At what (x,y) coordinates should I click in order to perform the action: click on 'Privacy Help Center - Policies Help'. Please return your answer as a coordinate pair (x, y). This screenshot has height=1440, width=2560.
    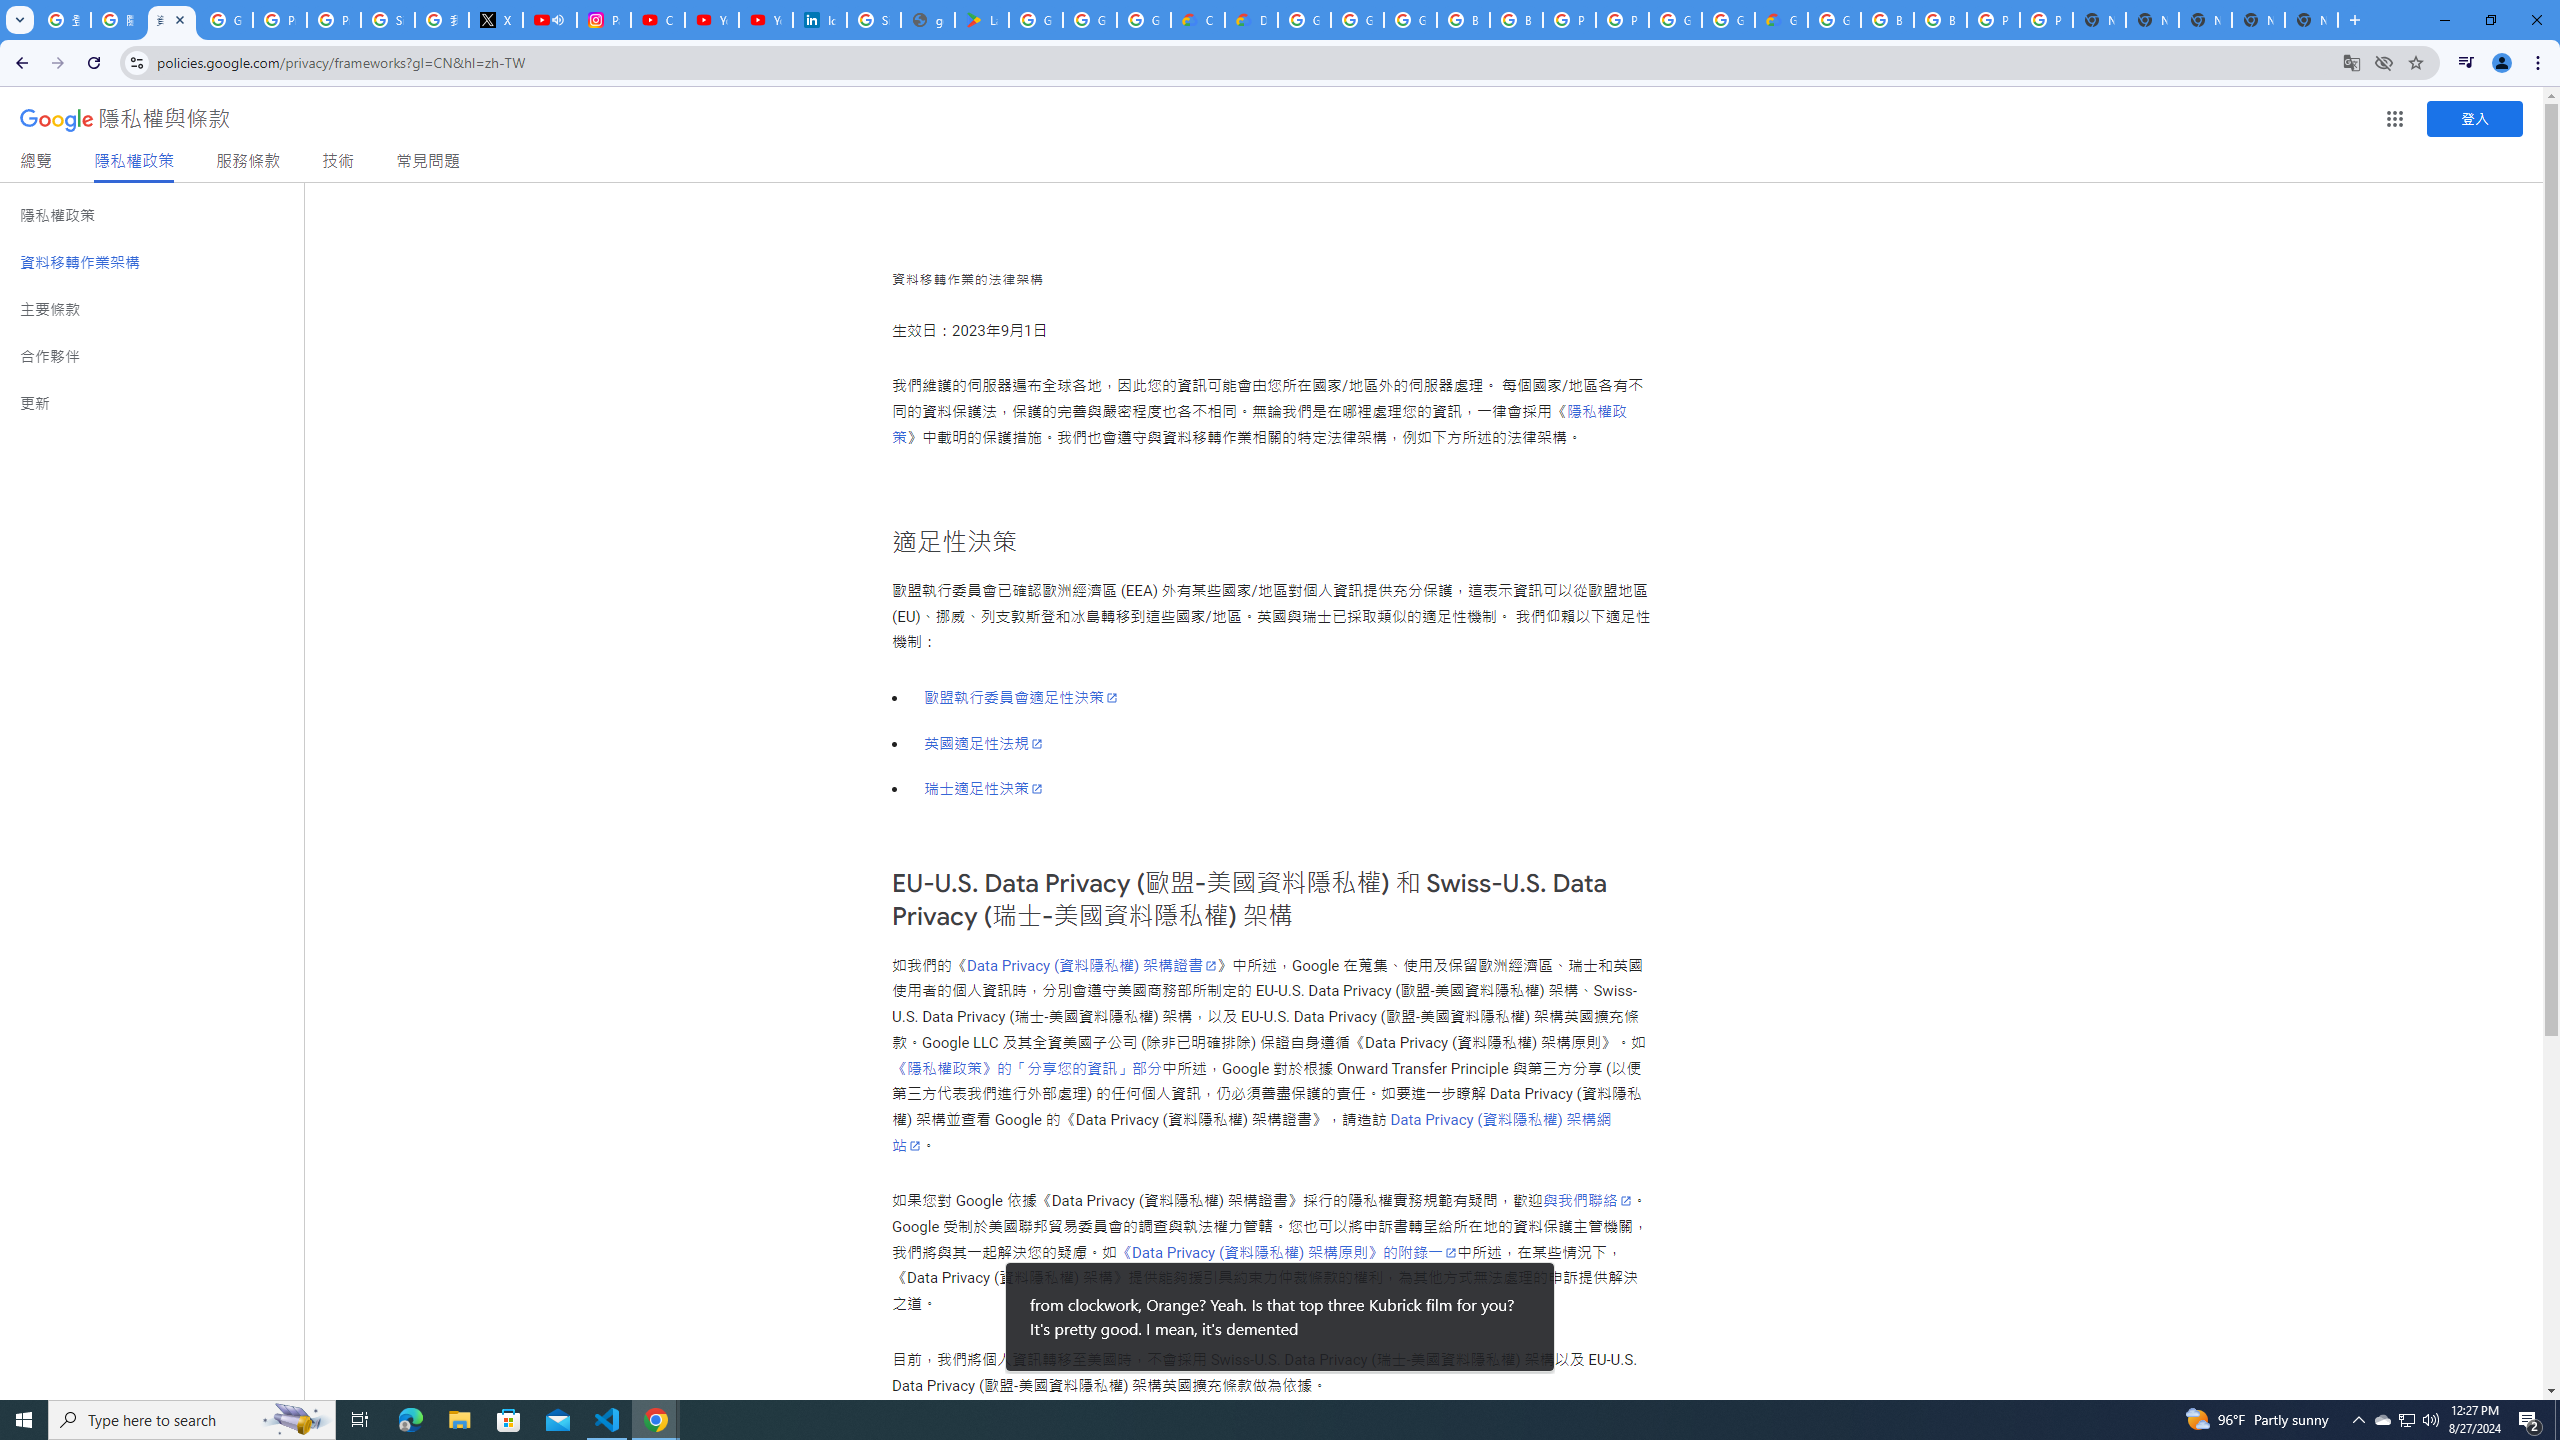
    Looking at the image, I should click on (278, 19).